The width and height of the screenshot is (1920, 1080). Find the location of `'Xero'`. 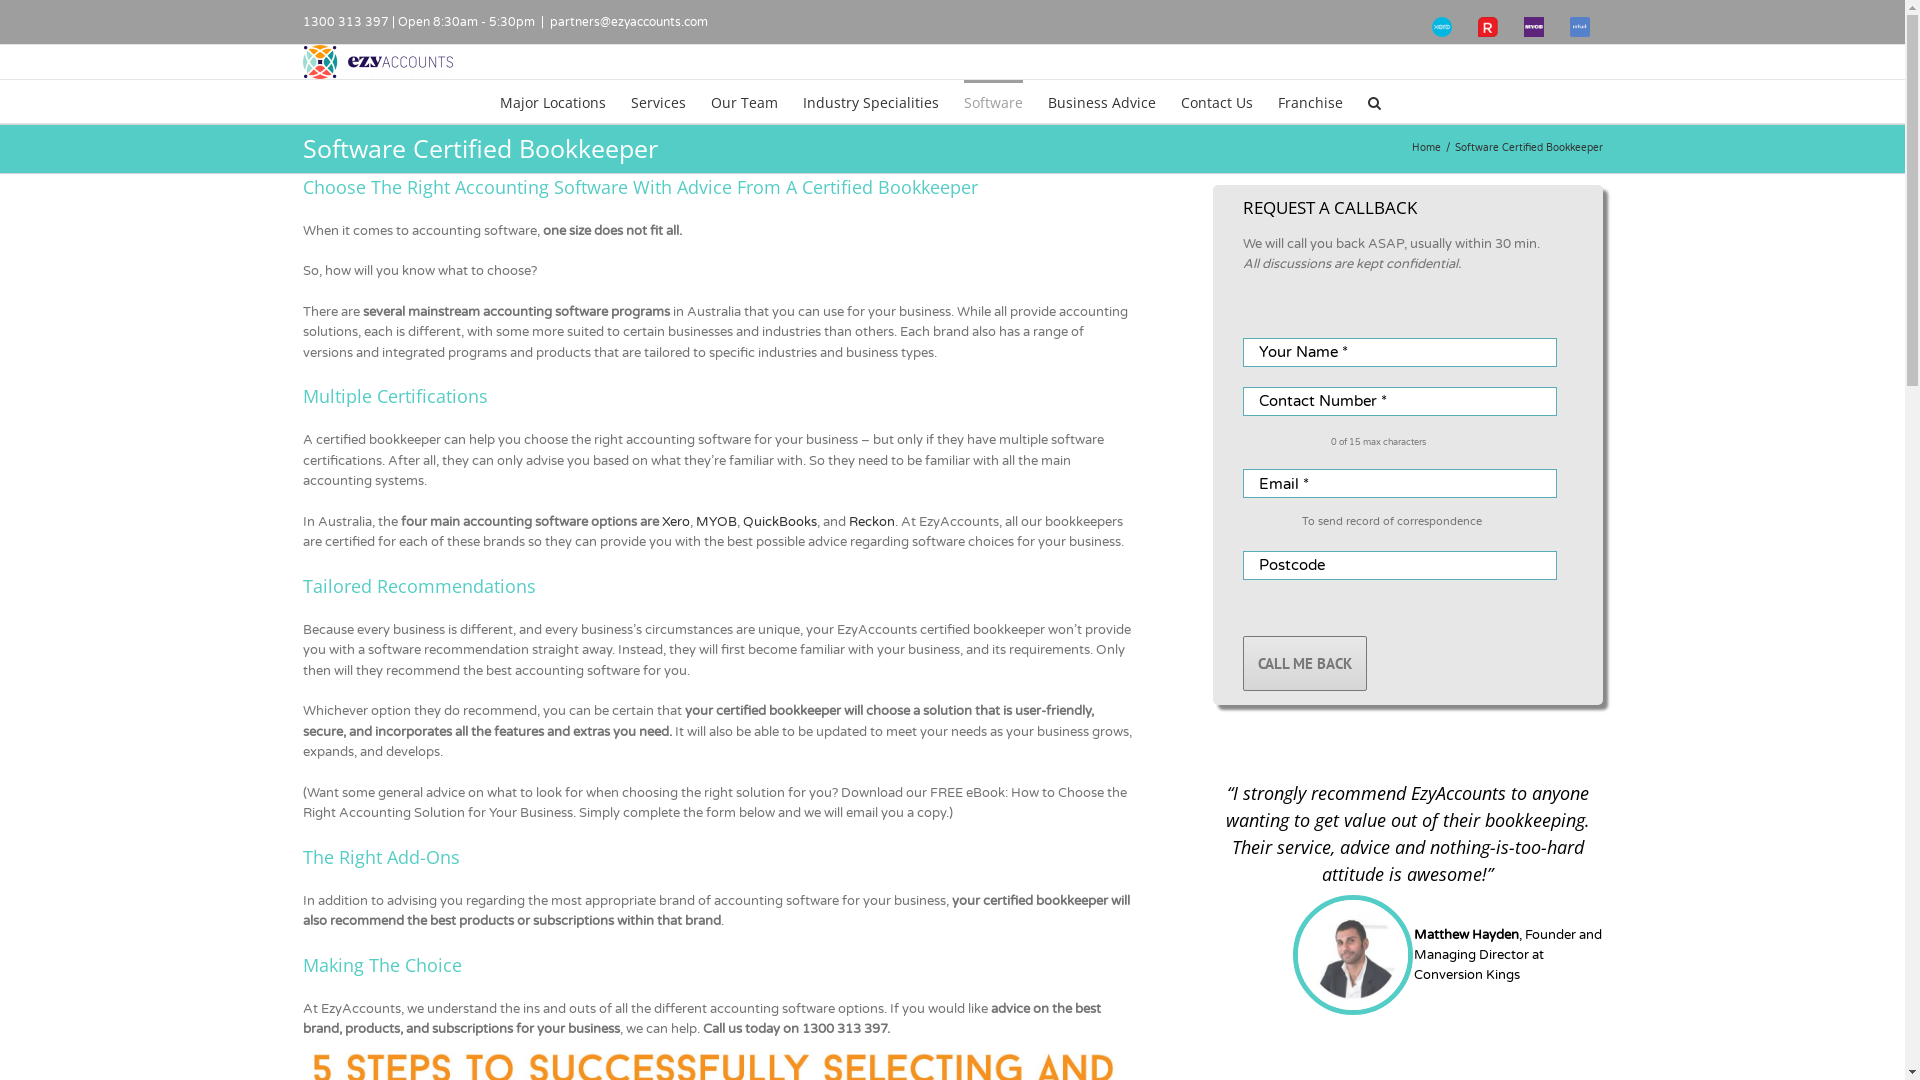

'Xero' is located at coordinates (676, 520).